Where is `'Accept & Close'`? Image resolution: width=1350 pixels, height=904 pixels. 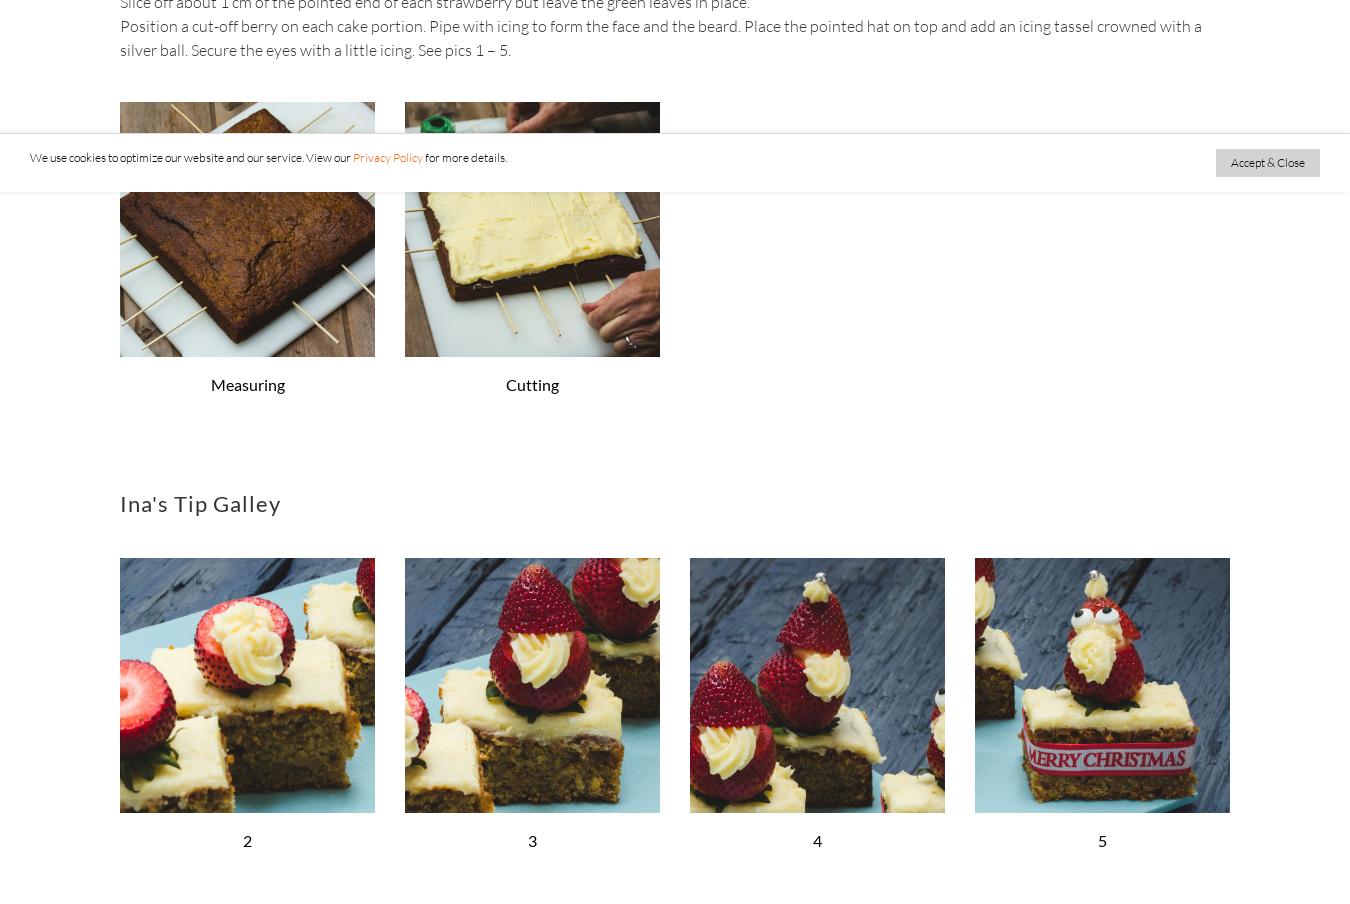
'Accept & Close' is located at coordinates (1230, 161).